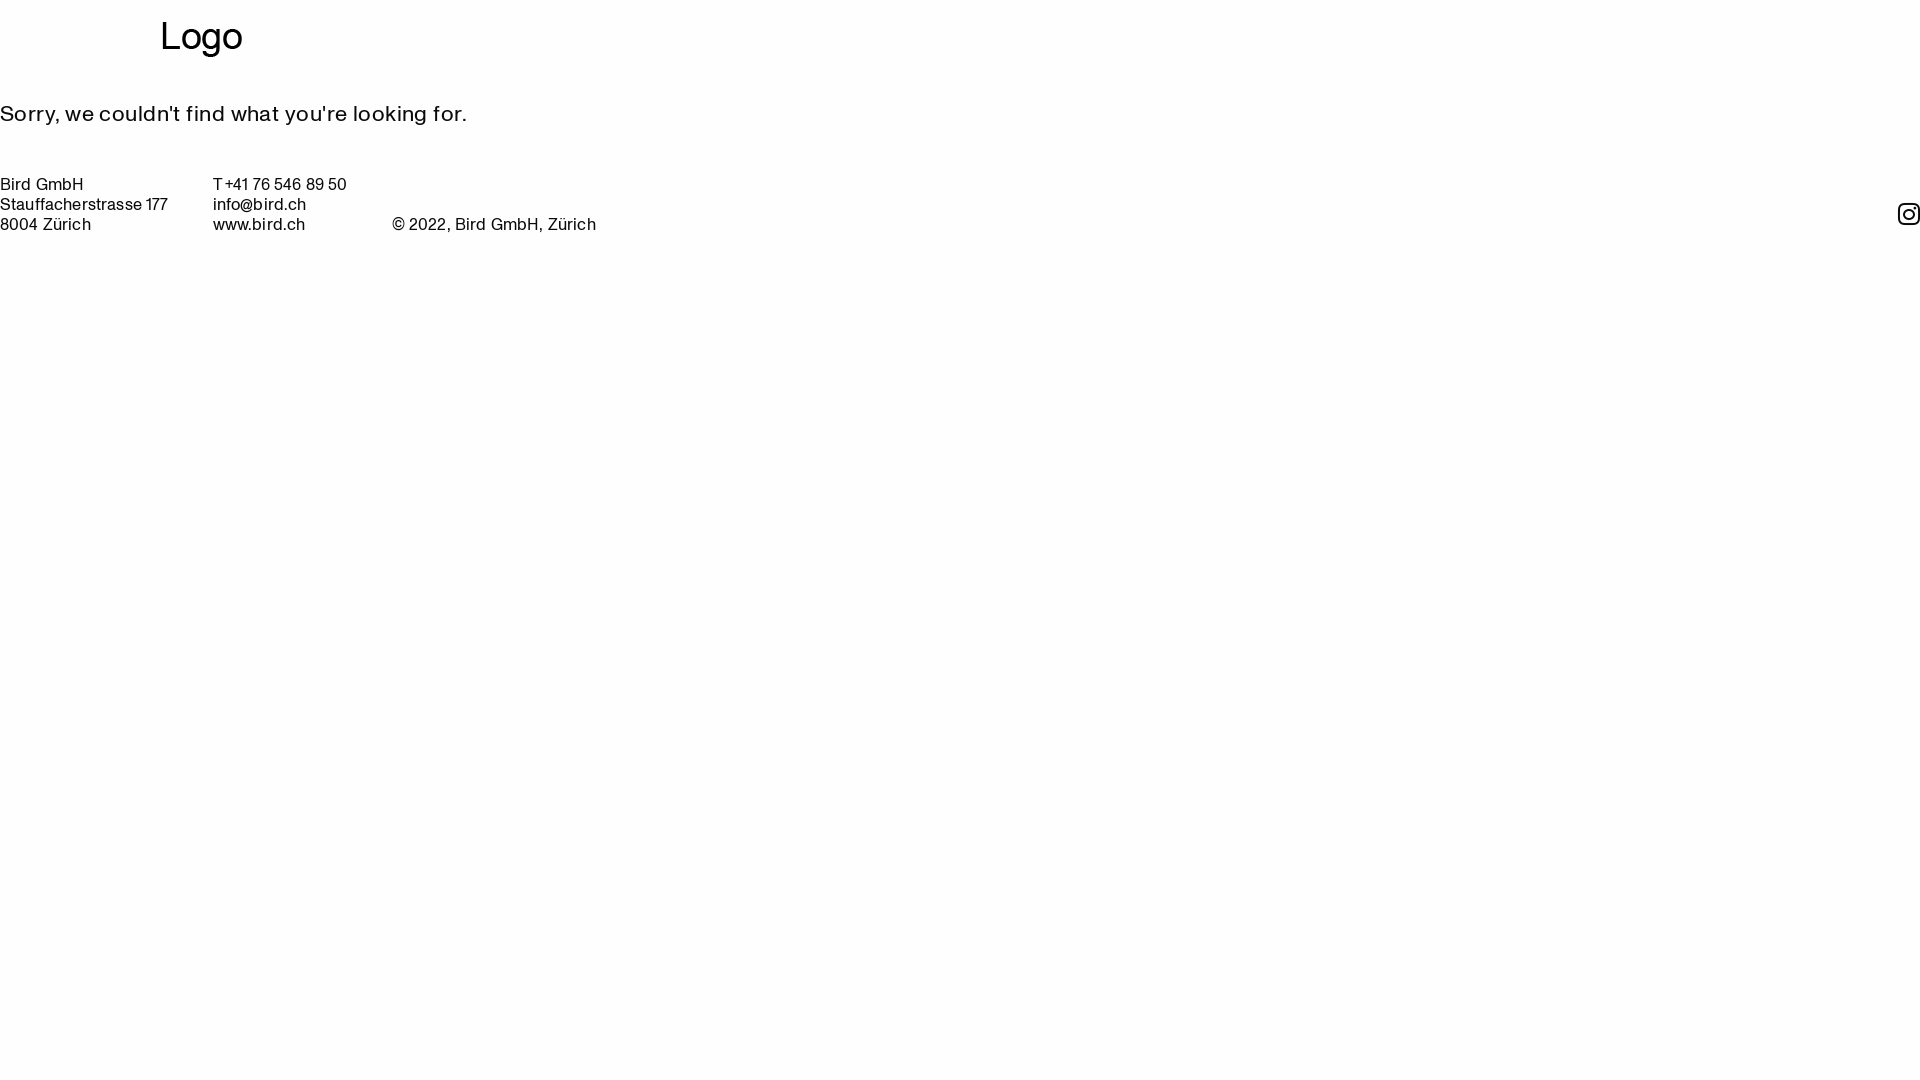 The image size is (1920, 1080). What do you see at coordinates (258, 204) in the screenshot?
I see `'info@bird.ch'` at bounding box center [258, 204].